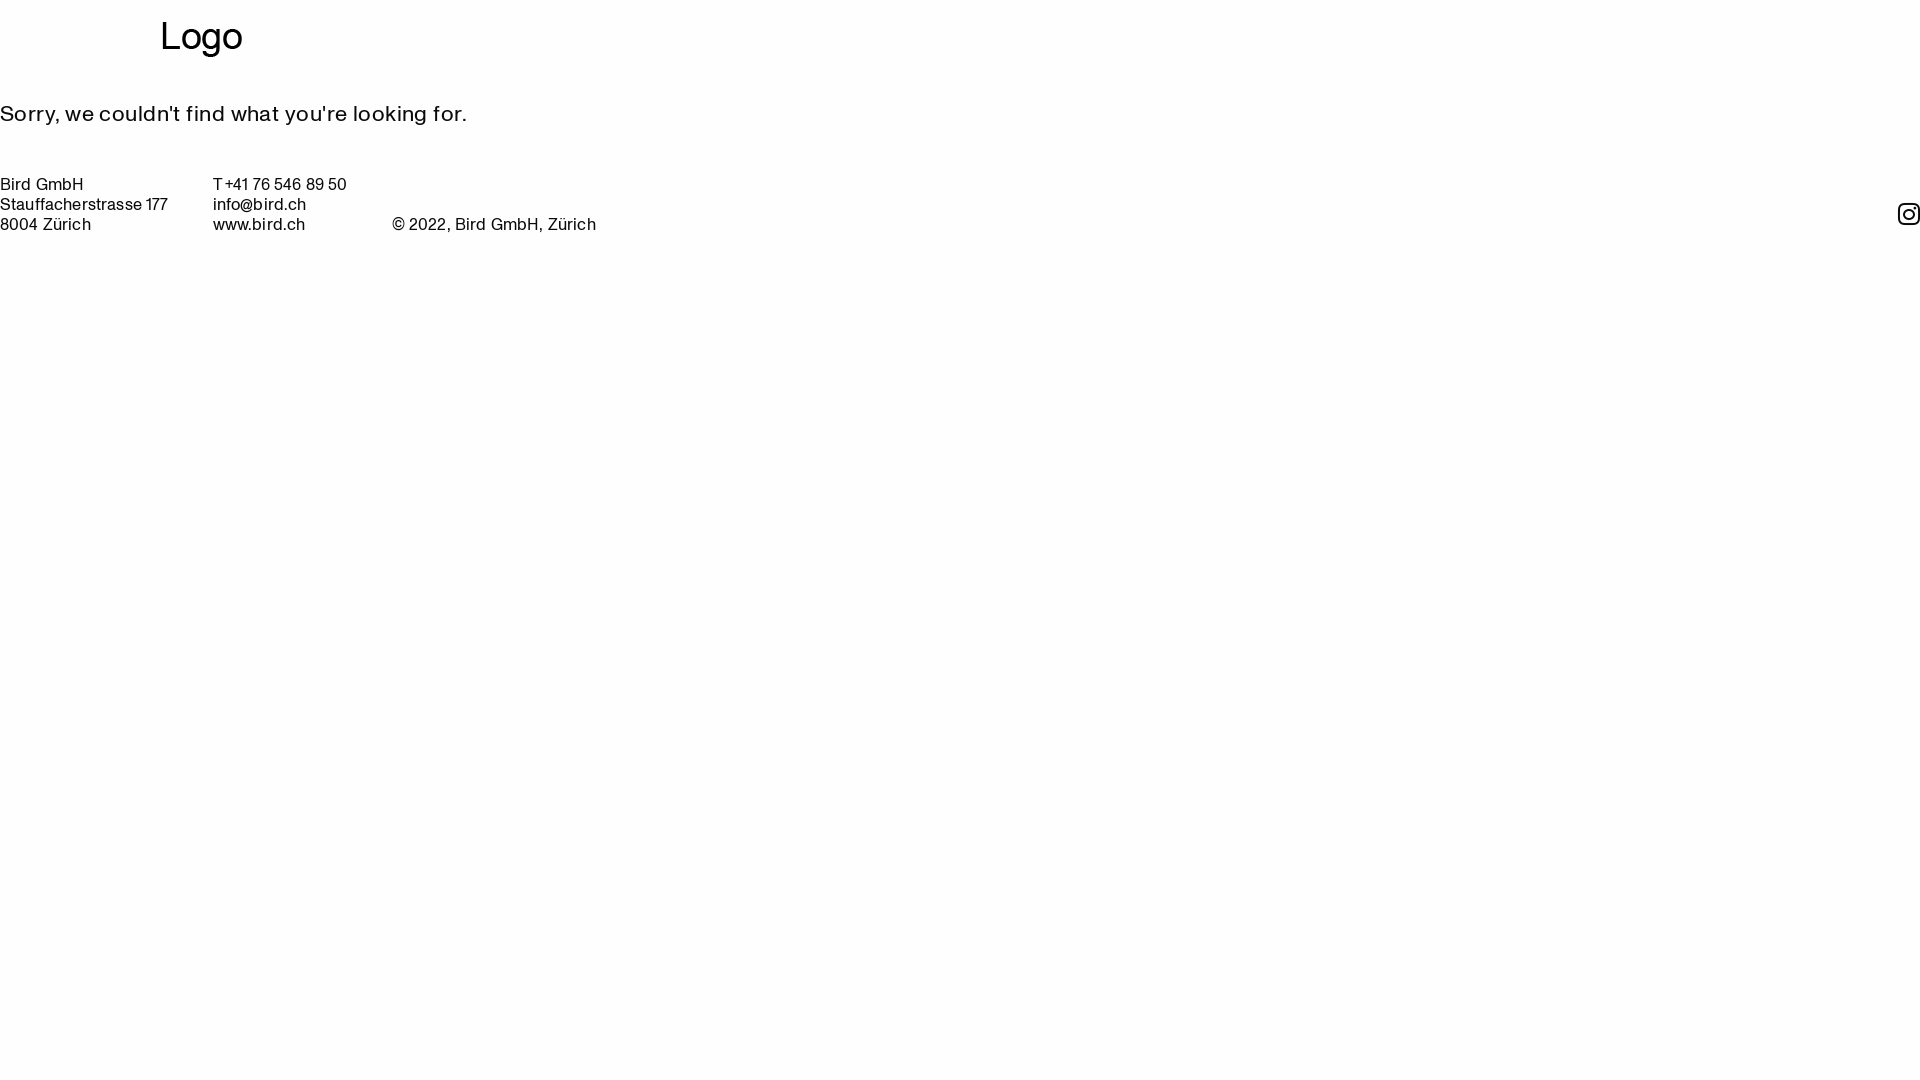 The image size is (1920, 1080). What do you see at coordinates (258, 204) in the screenshot?
I see `'info@bird.ch'` at bounding box center [258, 204].